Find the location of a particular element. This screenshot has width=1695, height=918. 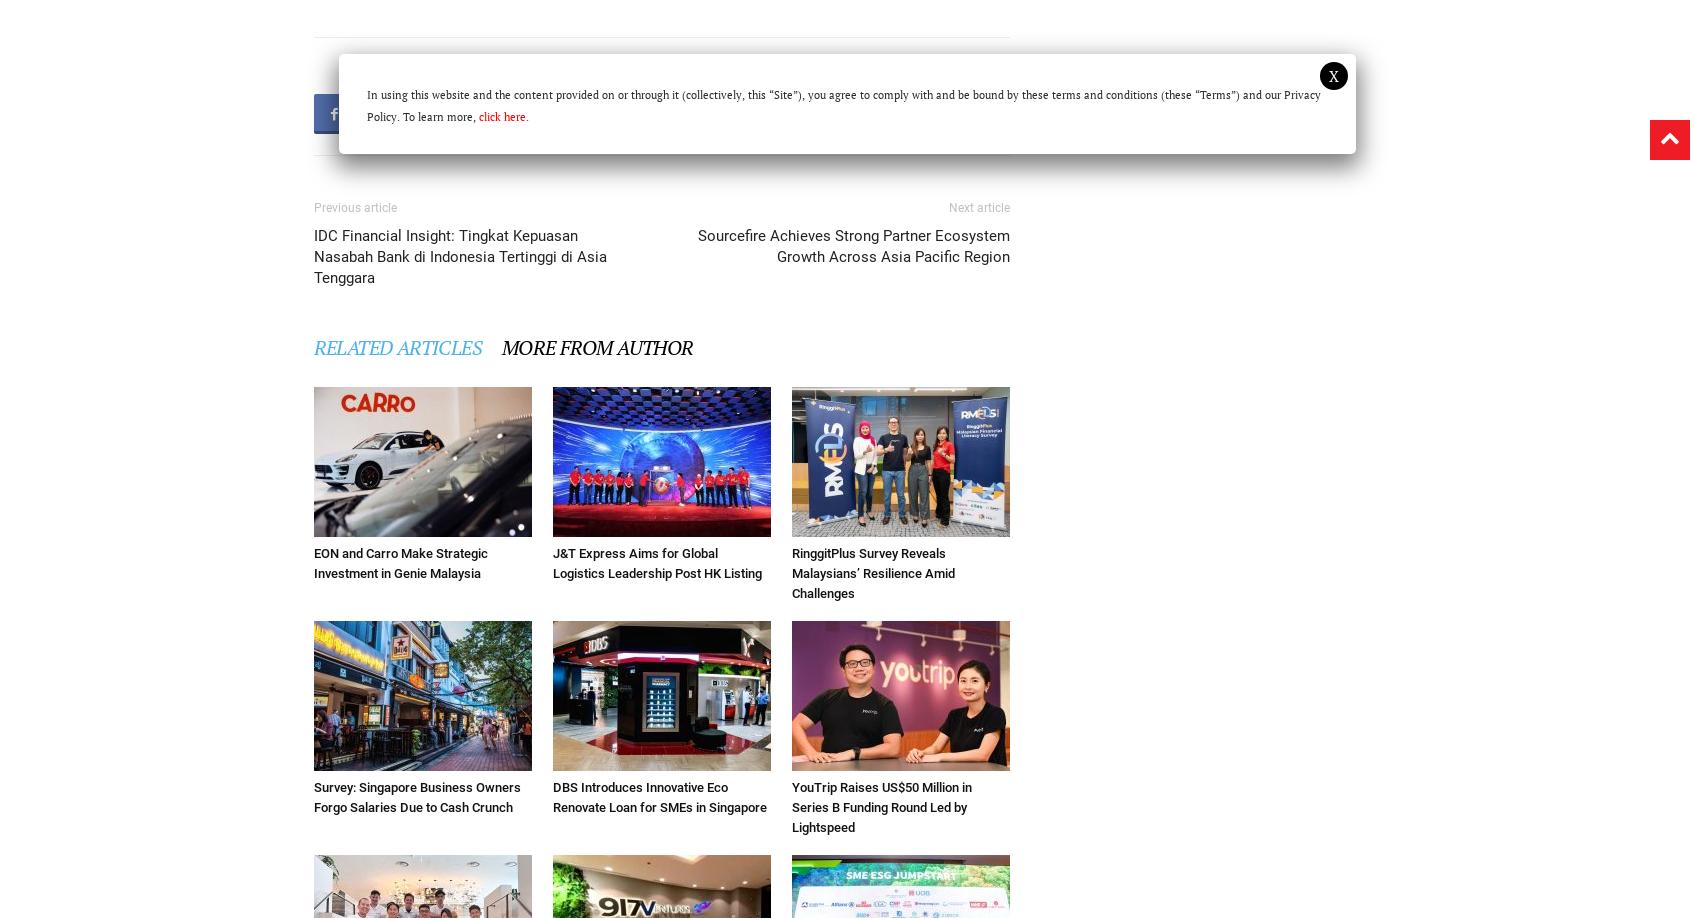

'YouTrip Raises US$50 Million in Series B Funding Round Led by Lightspeed' is located at coordinates (880, 806).